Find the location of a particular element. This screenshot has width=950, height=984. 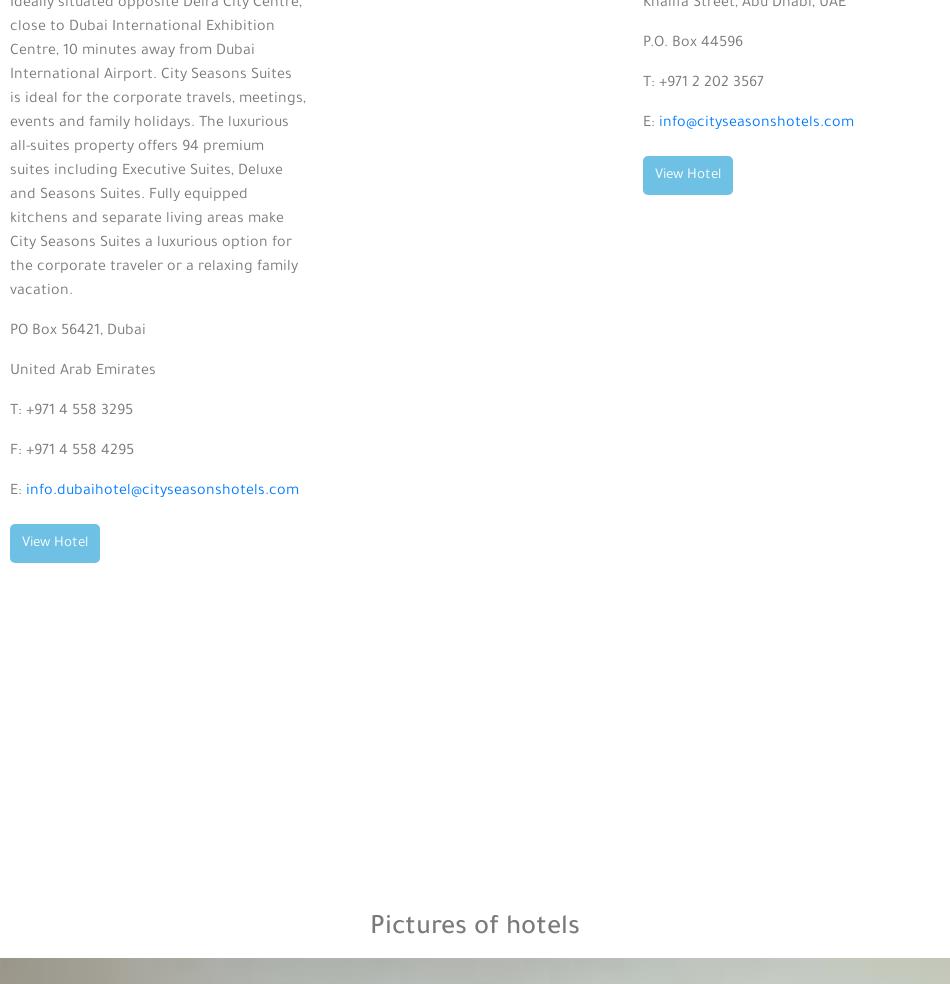

'United Arab Emirates' is located at coordinates (9, 371).